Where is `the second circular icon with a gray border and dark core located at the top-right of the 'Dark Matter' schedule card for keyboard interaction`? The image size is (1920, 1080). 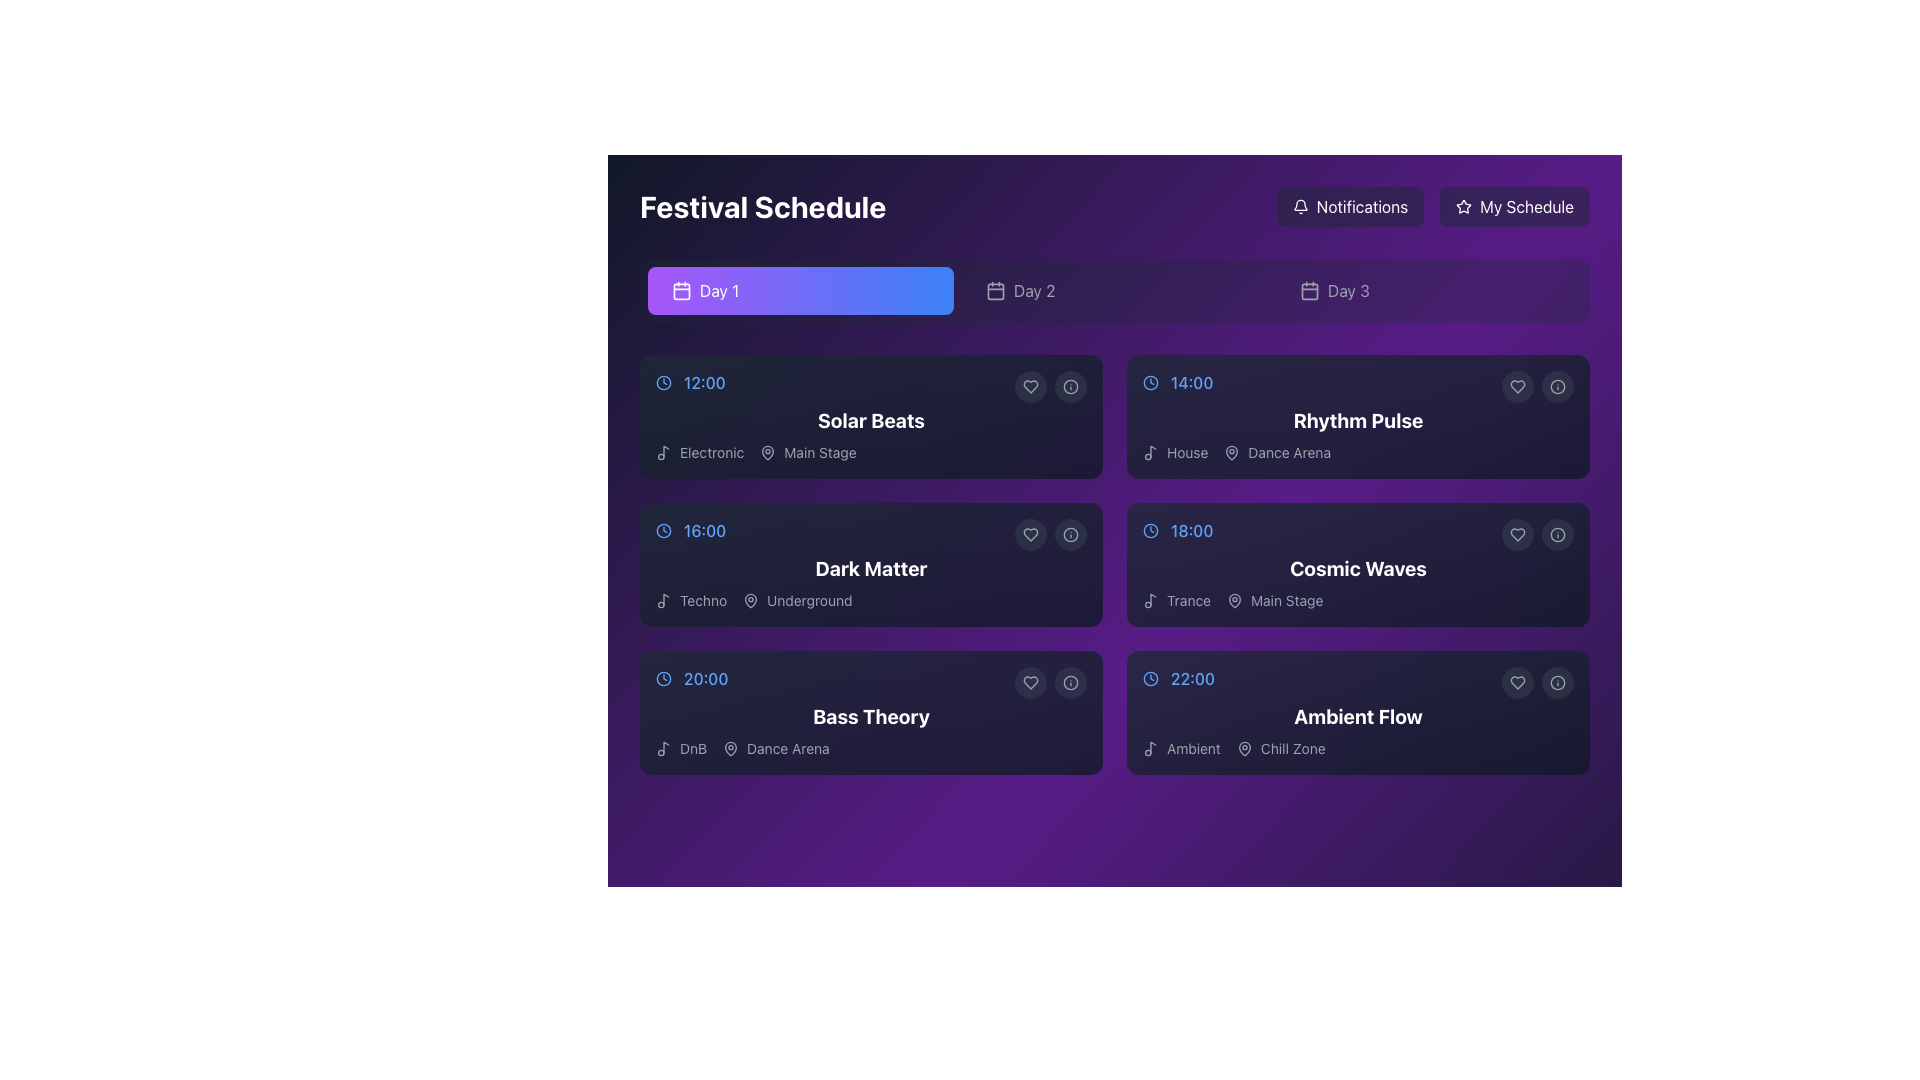 the second circular icon with a gray border and dark core located at the top-right of the 'Dark Matter' schedule card for keyboard interaction is located at coordinates (1069, 534).